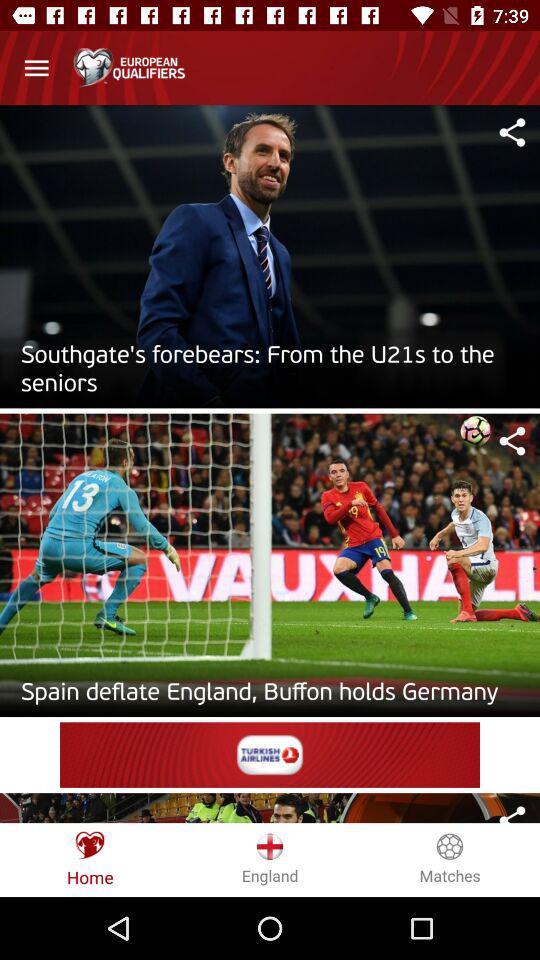 The width and height of the screenshot is (540, 960). What do you see at coordinates (512, 441) in the screenshot?
I see `the share icon of spain deflate england  buffon holds germany` at bounding box center [512, 441].